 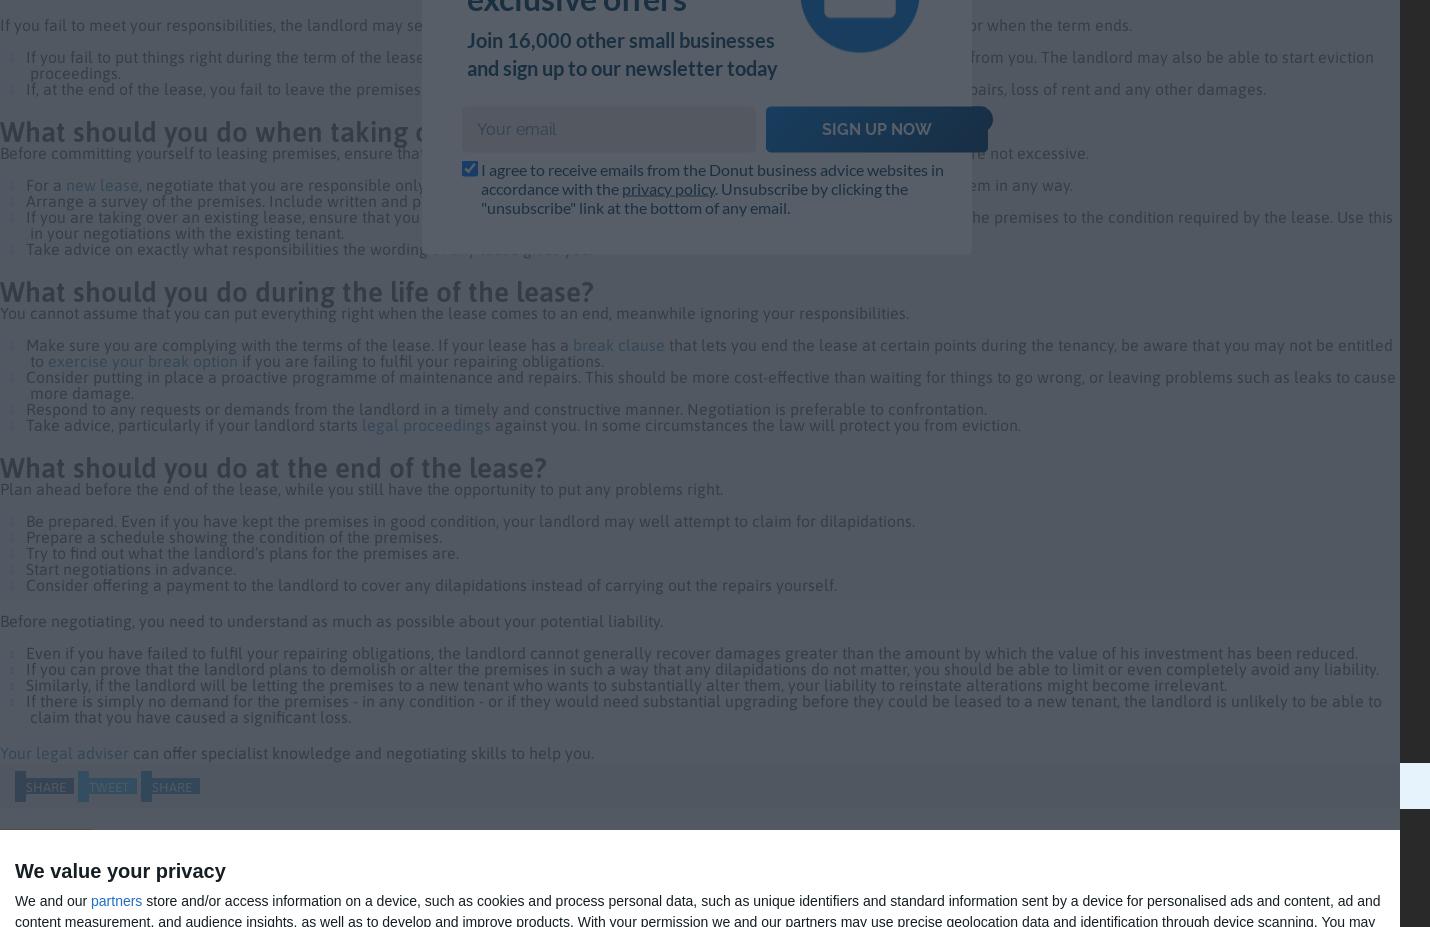 What do you see at coordinates (332, 619) in the screenshot?
I see `'Before negotiating, you need to understand as much as possible about your potential liability.'` at bounding box center [332, 619].